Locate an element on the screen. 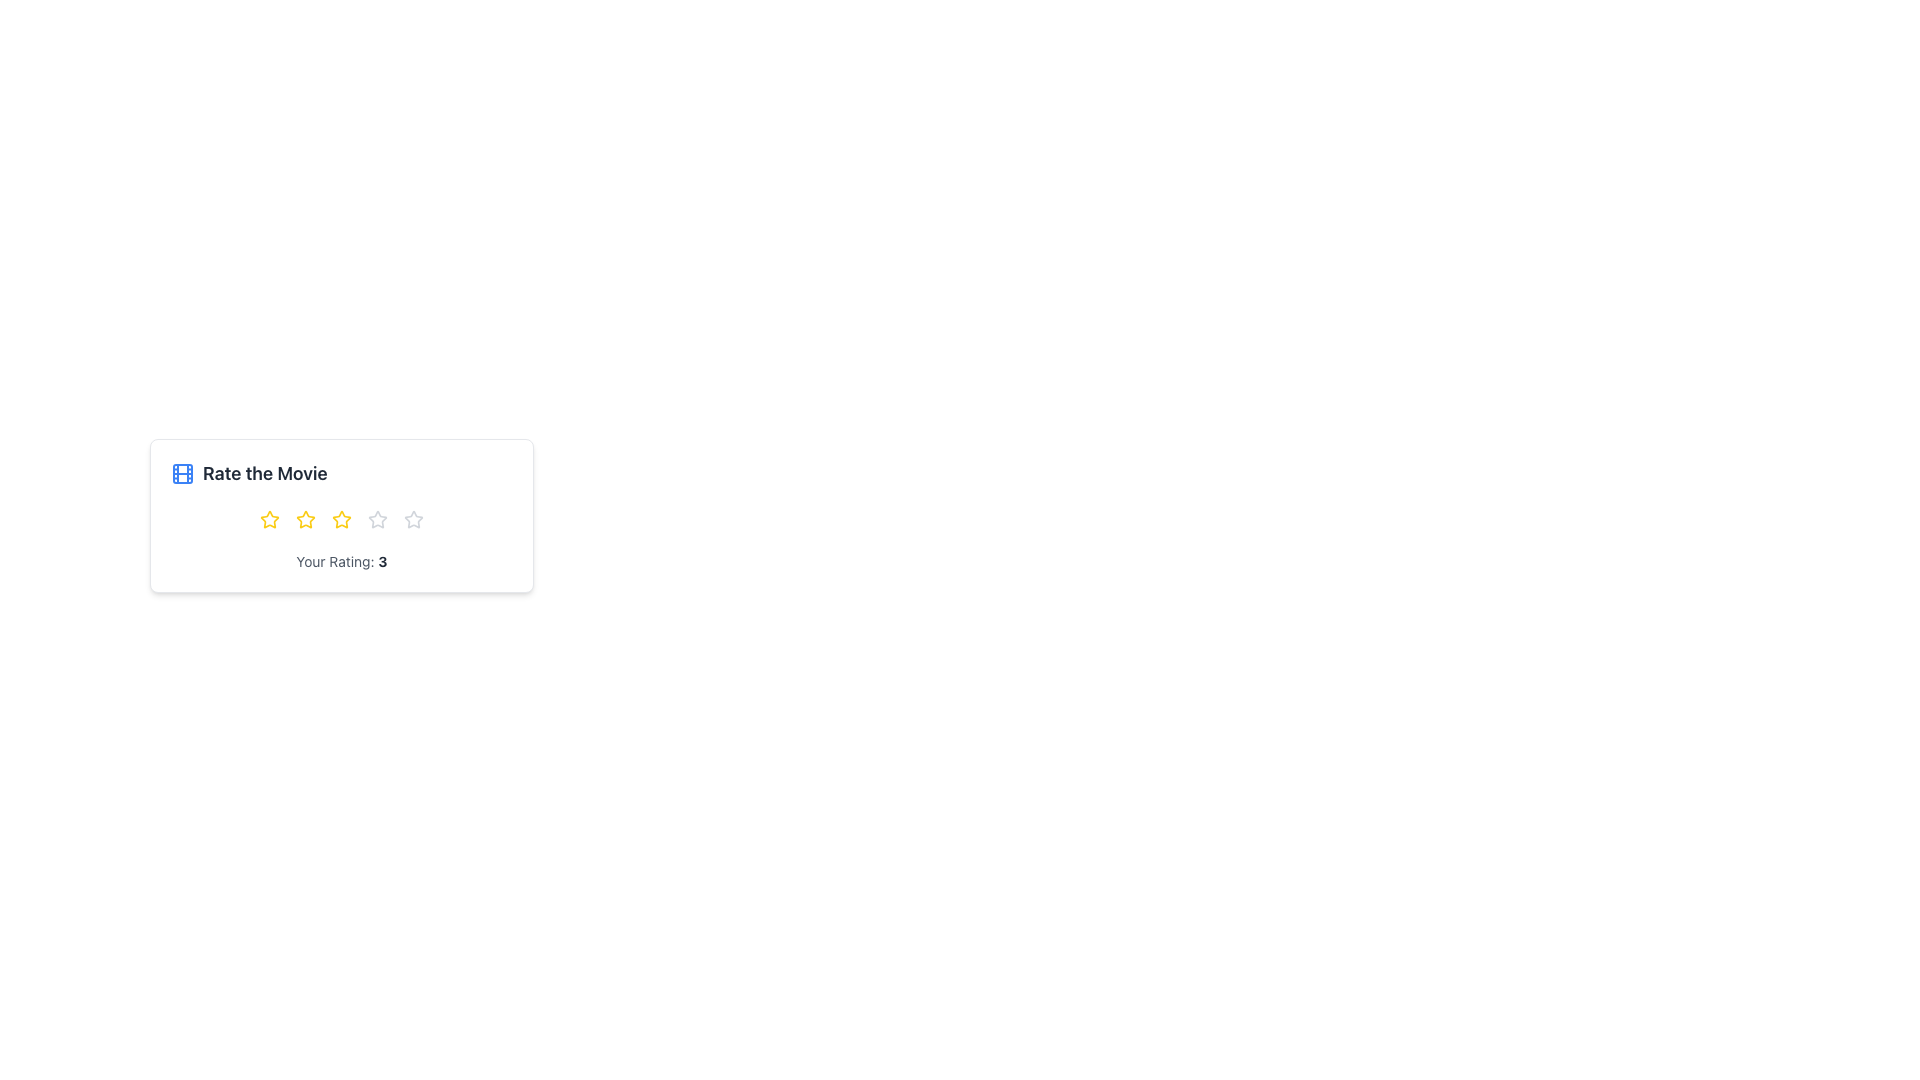 The height and width of the screenshot is (1080, 1920). on the third star icon in the rating component labeled 'Rate the Movie' is located at coordinates (377, 518).